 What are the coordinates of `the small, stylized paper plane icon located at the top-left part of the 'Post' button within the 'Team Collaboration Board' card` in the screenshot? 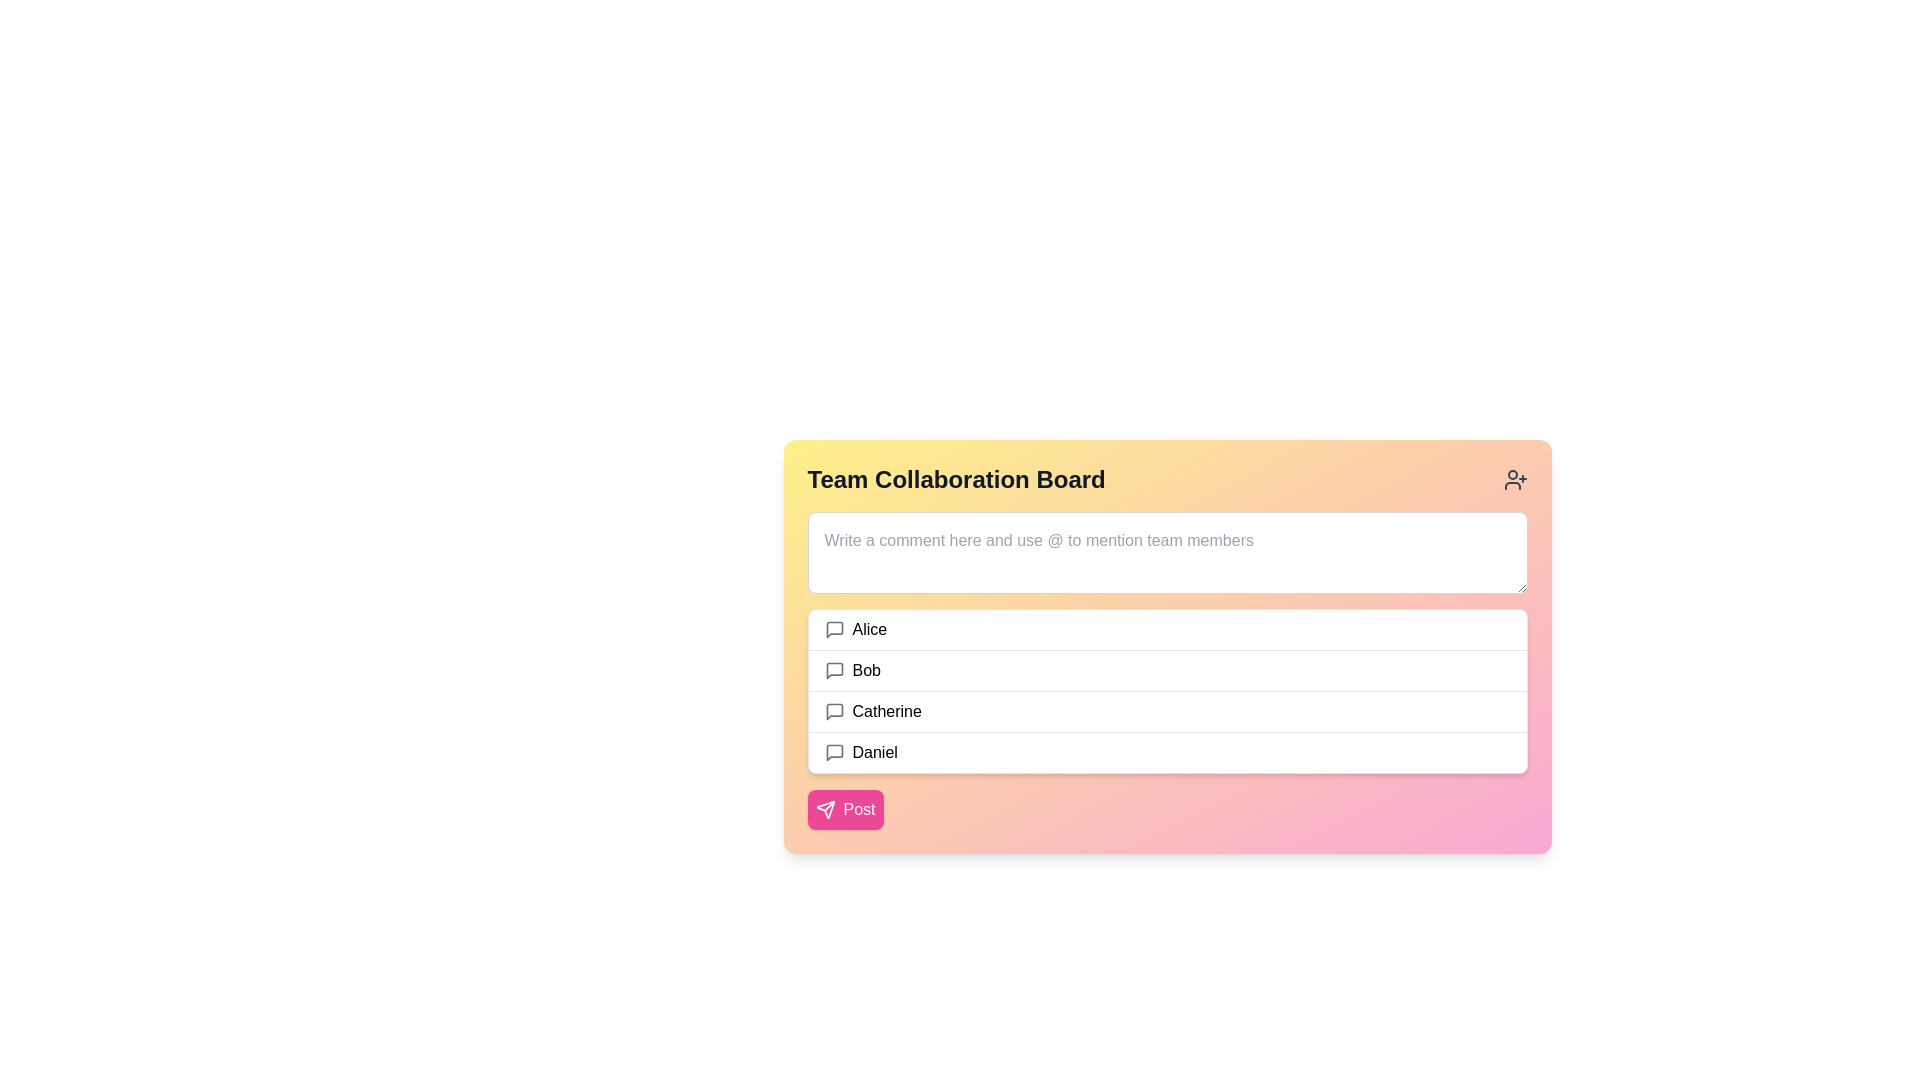 It's located at (825, 810).